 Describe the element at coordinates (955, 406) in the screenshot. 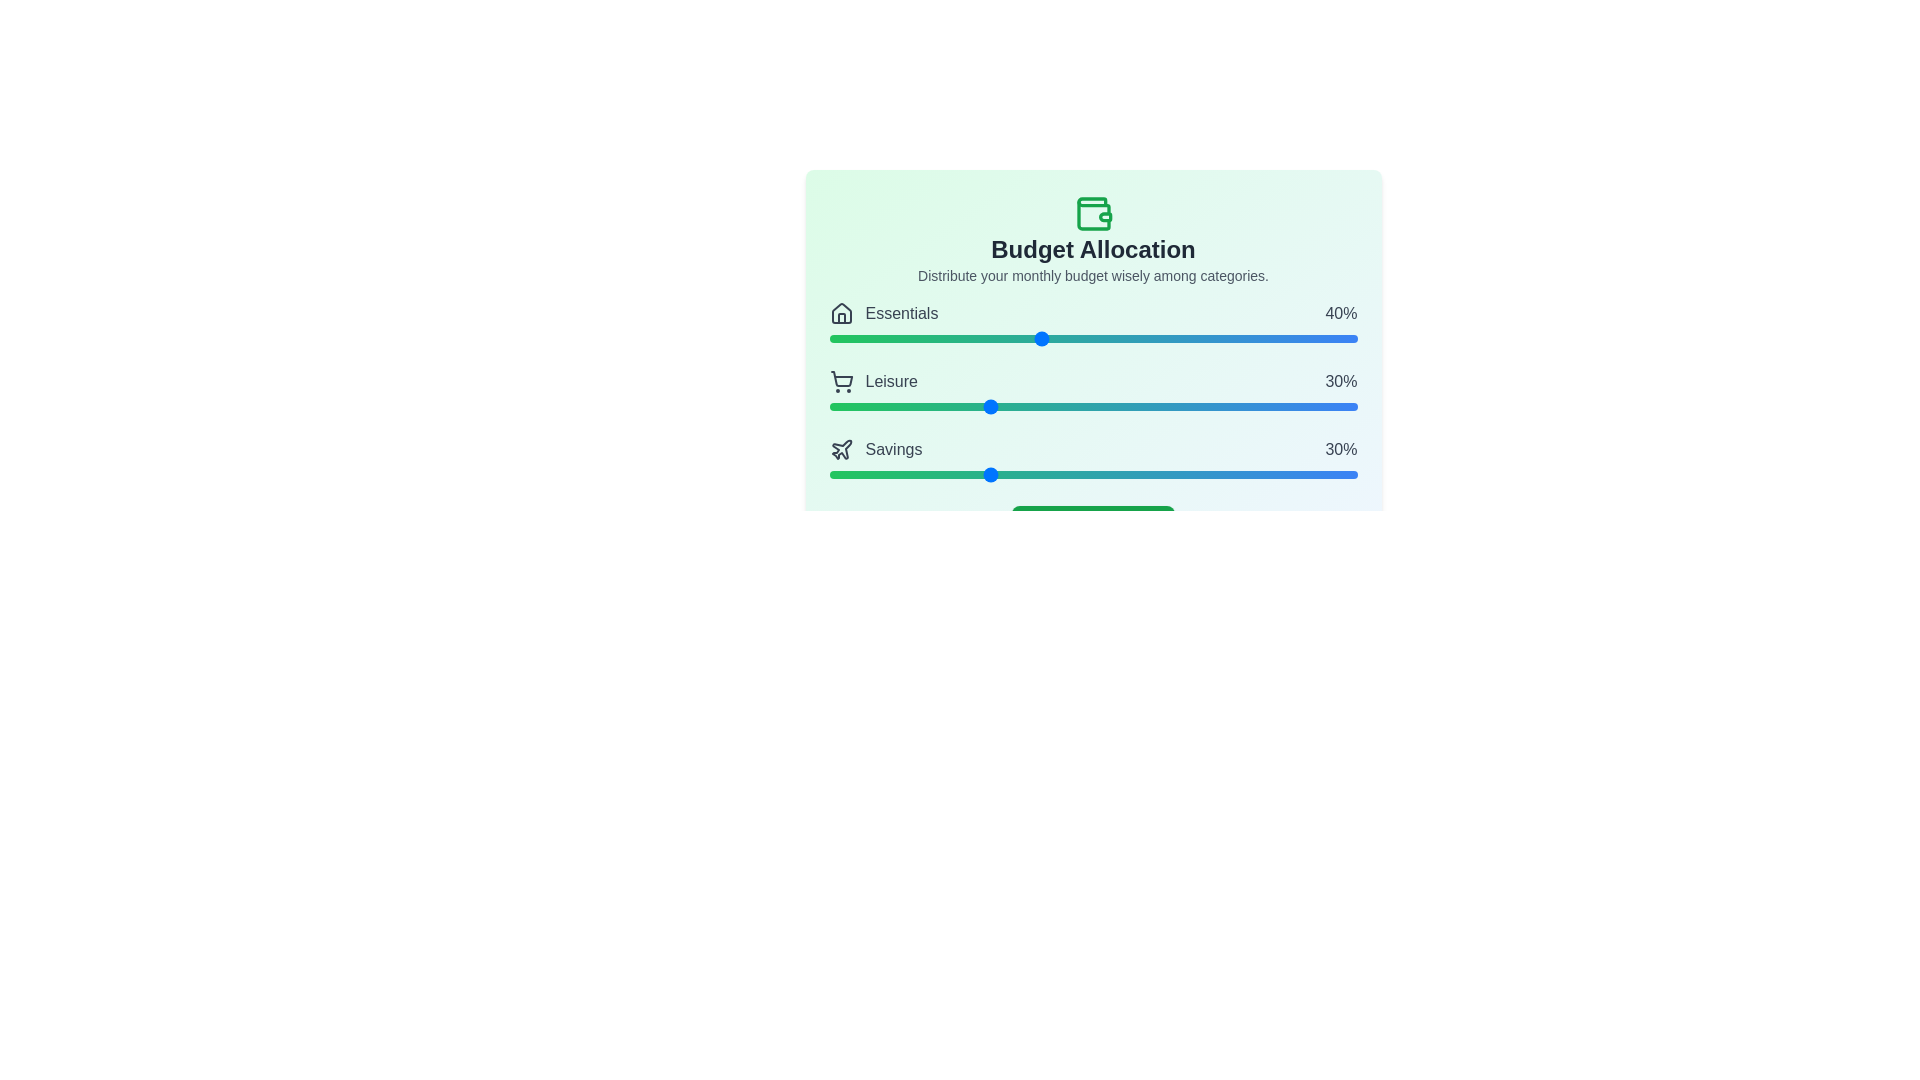

I see `the 'Leisure' slider to 24%` at that location.